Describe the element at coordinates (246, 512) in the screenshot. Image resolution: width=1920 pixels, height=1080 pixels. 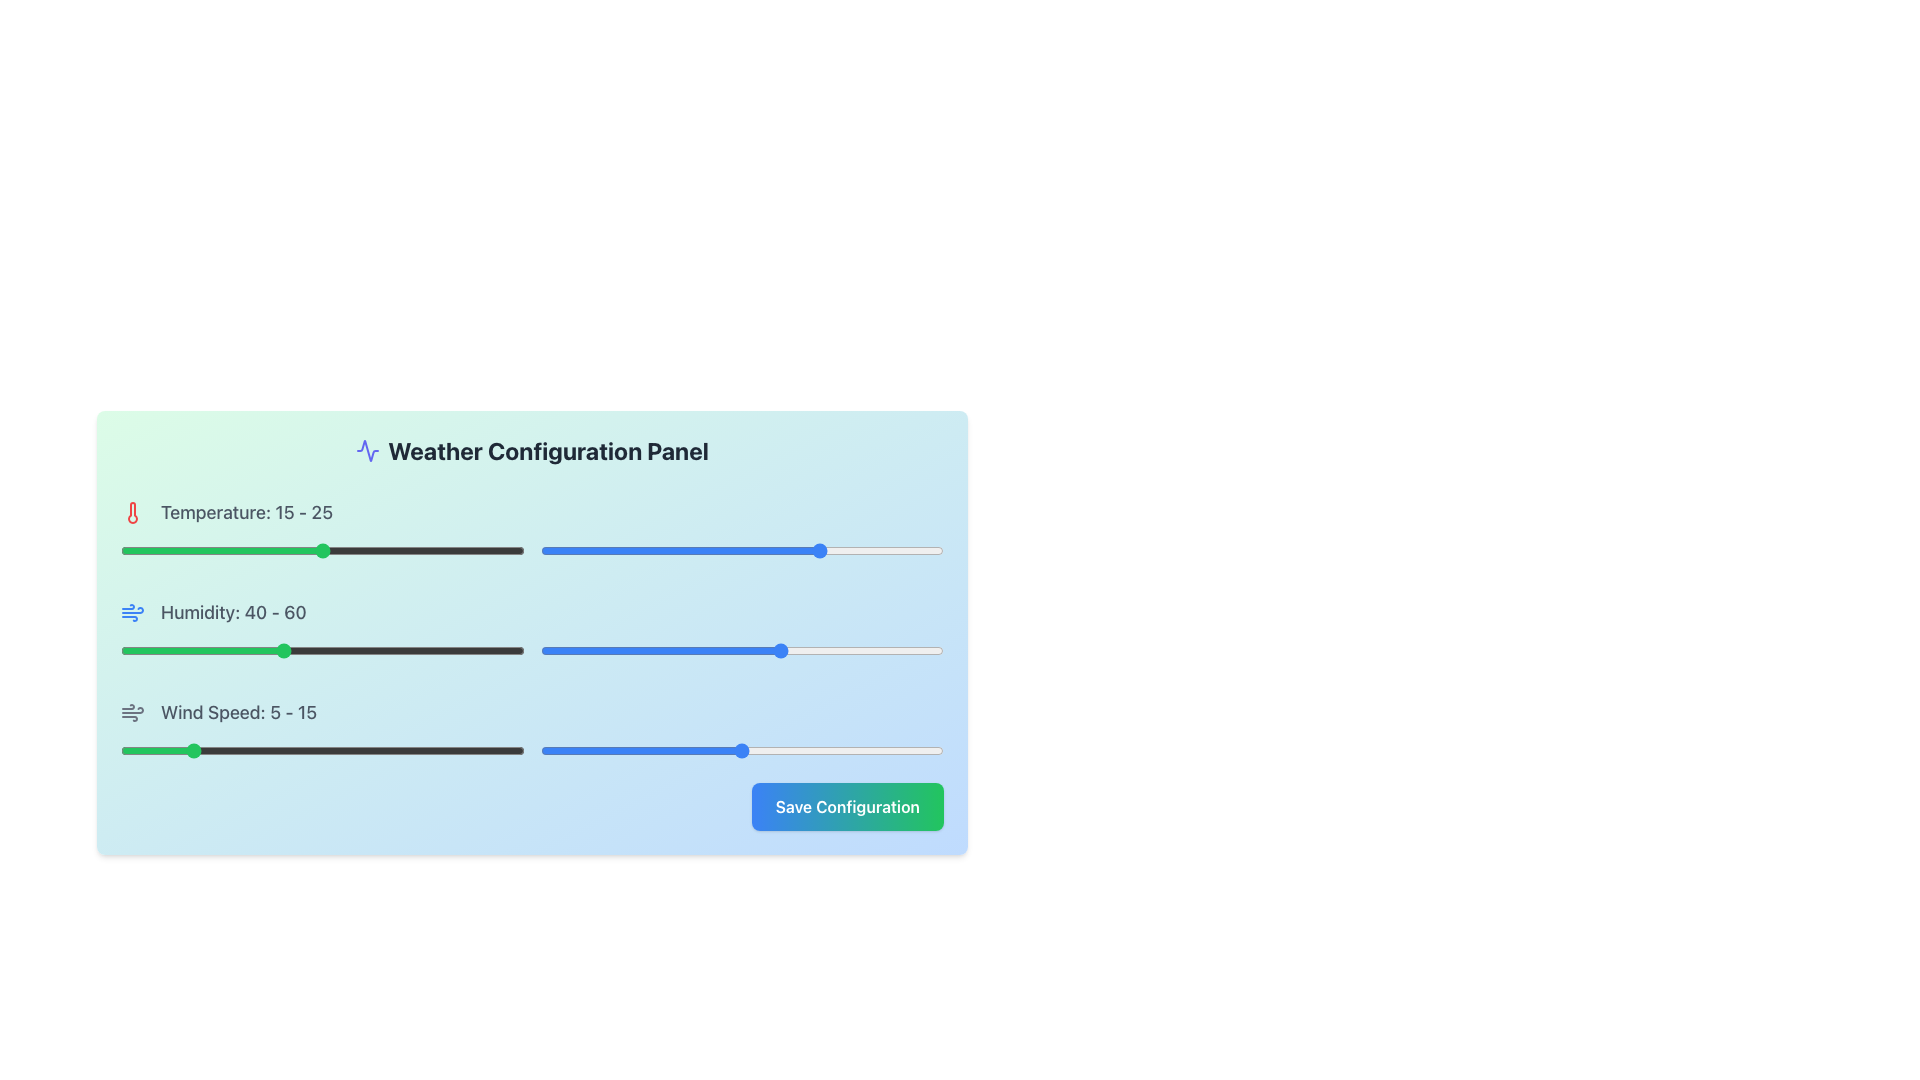
I see `text indicating the currently set temperature range (15 to 25) from the Text Block located in the top-left section of the Weather Configuration Panel, adjacent to the thermometer icon` at that location.